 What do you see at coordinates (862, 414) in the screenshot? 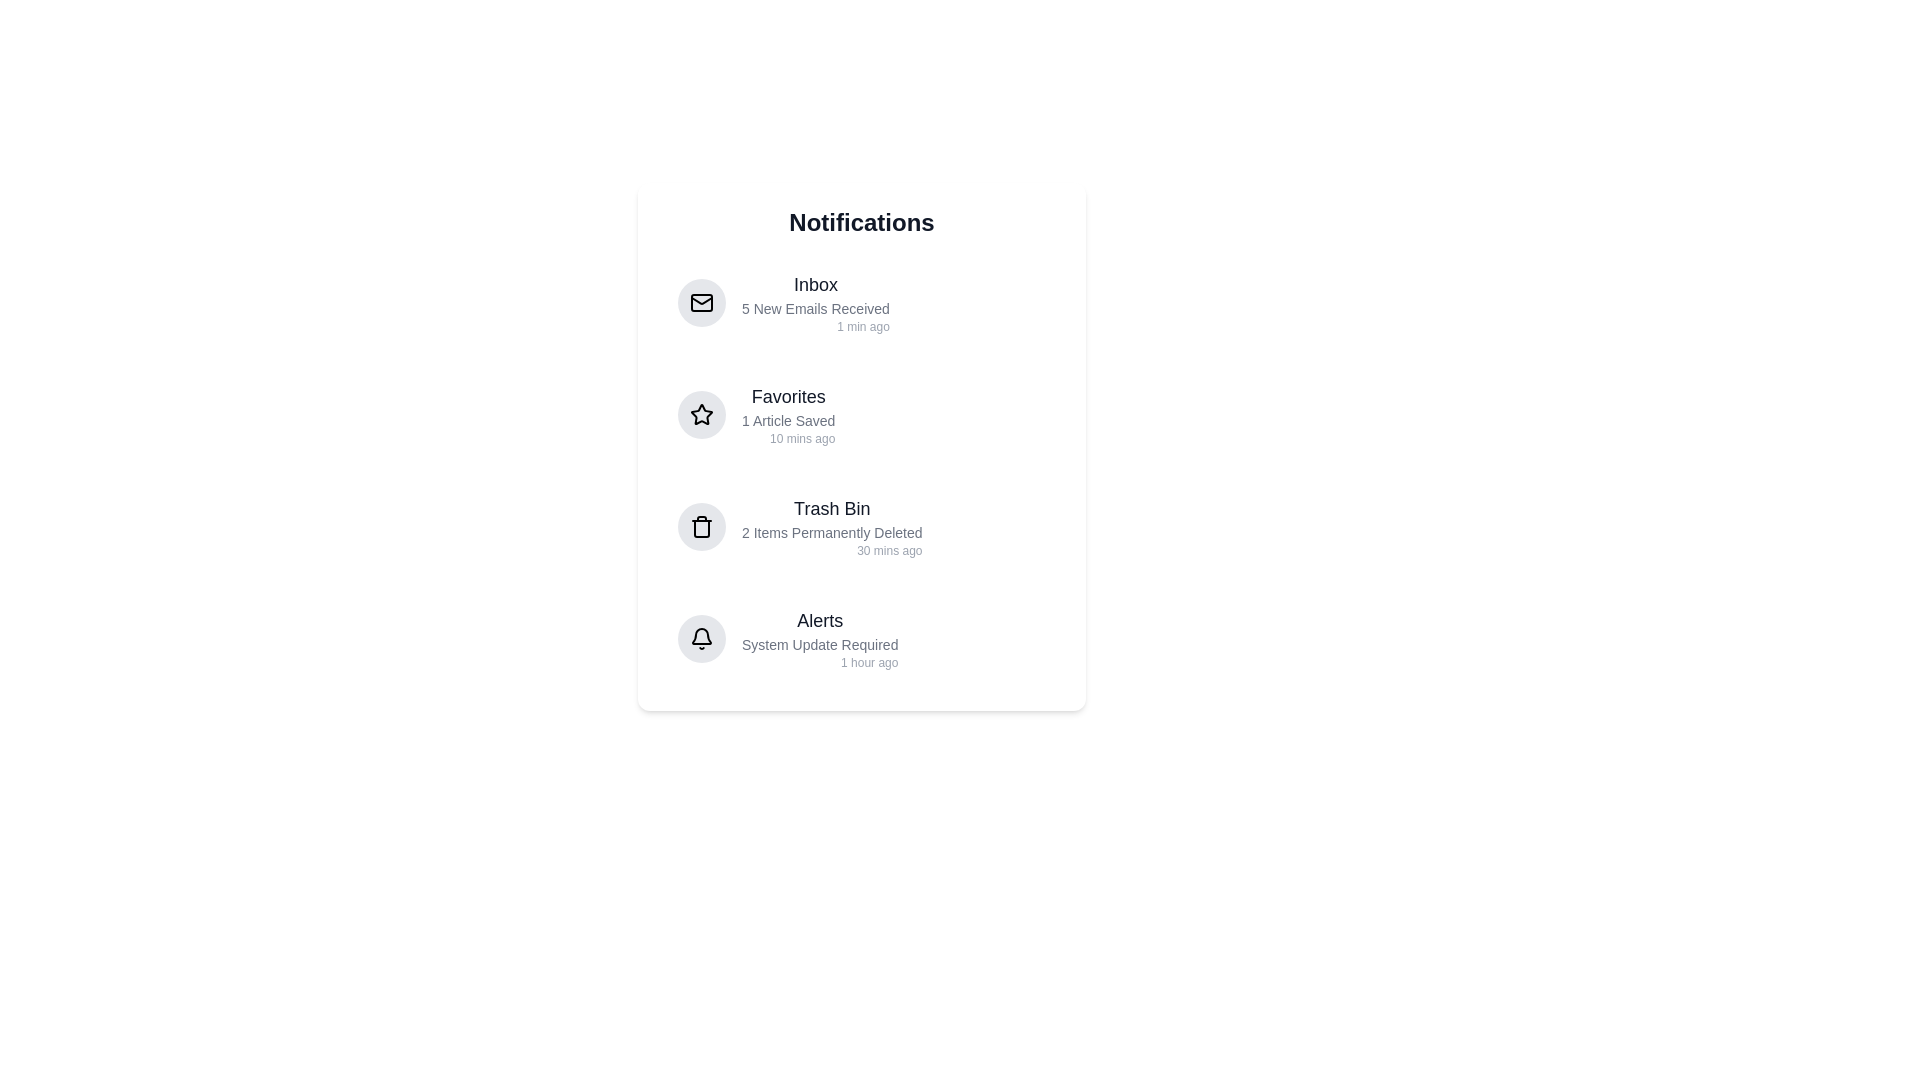
I see `the notification Favorites to see its hover effect` at bounding box center [862, 414].